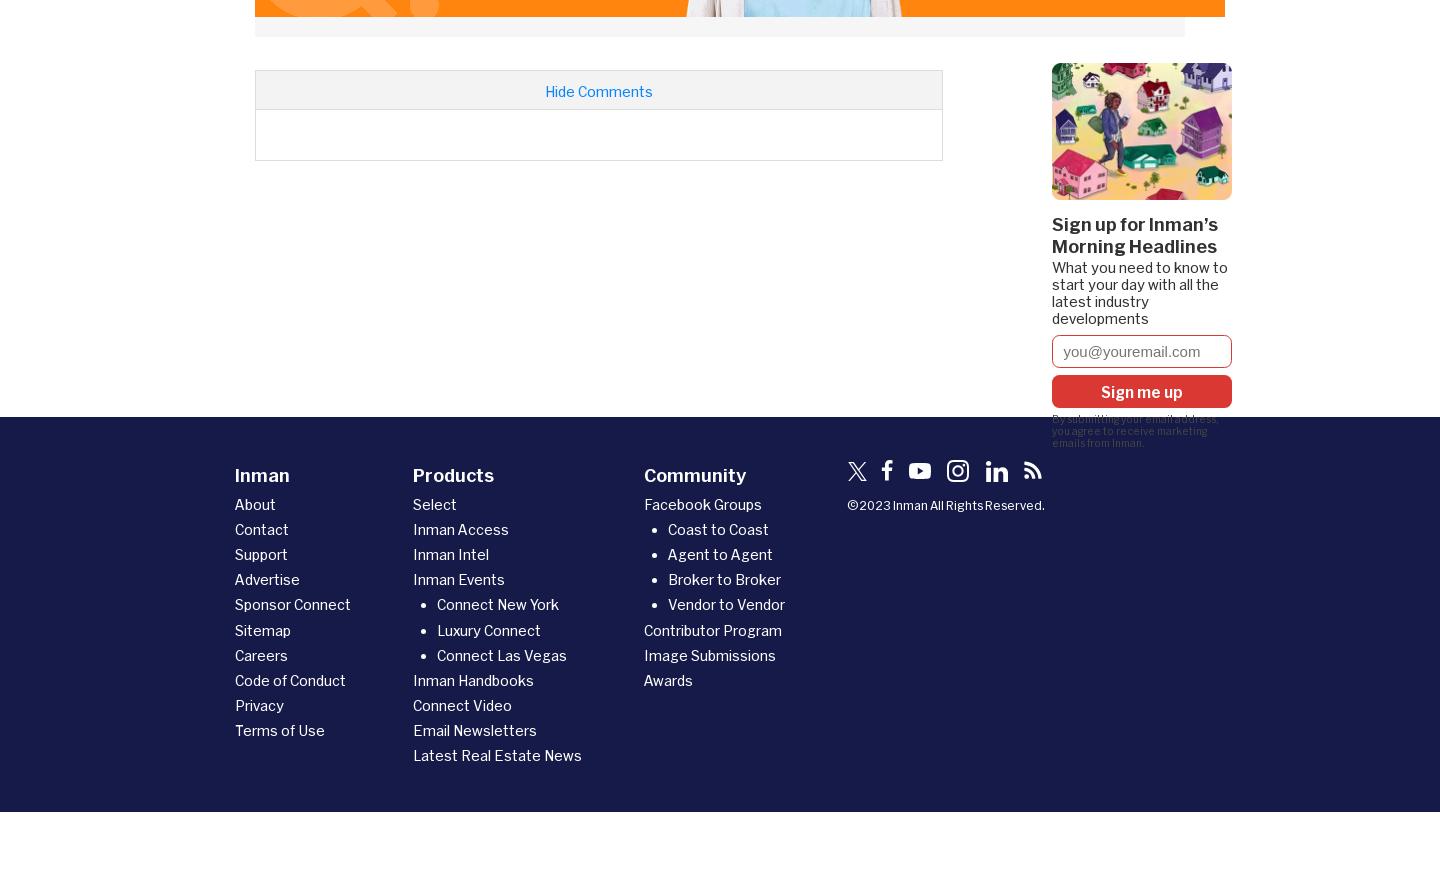  I want to click on '©2023 Inman All Rights Reserved.', so click(945, 504).